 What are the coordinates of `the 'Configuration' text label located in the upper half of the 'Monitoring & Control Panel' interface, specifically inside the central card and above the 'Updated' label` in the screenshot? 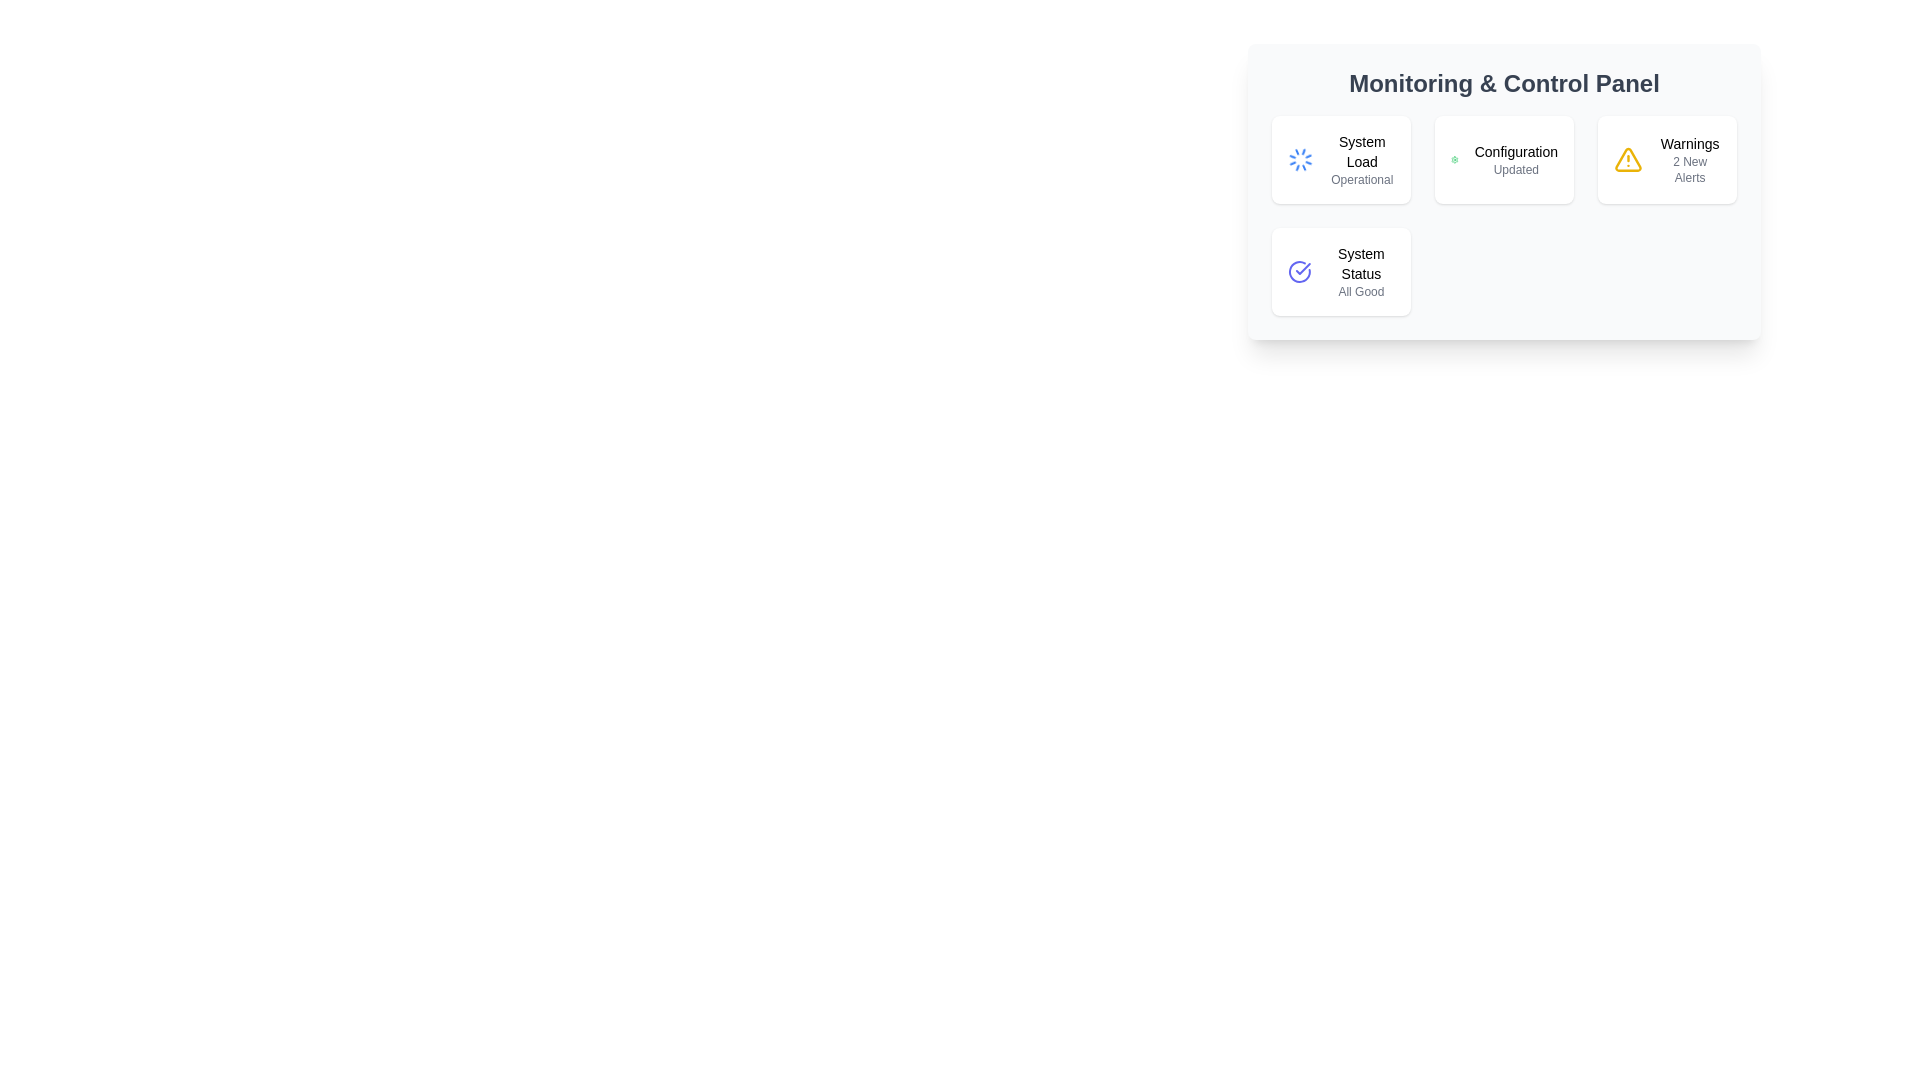 It's located at (1516, 150).